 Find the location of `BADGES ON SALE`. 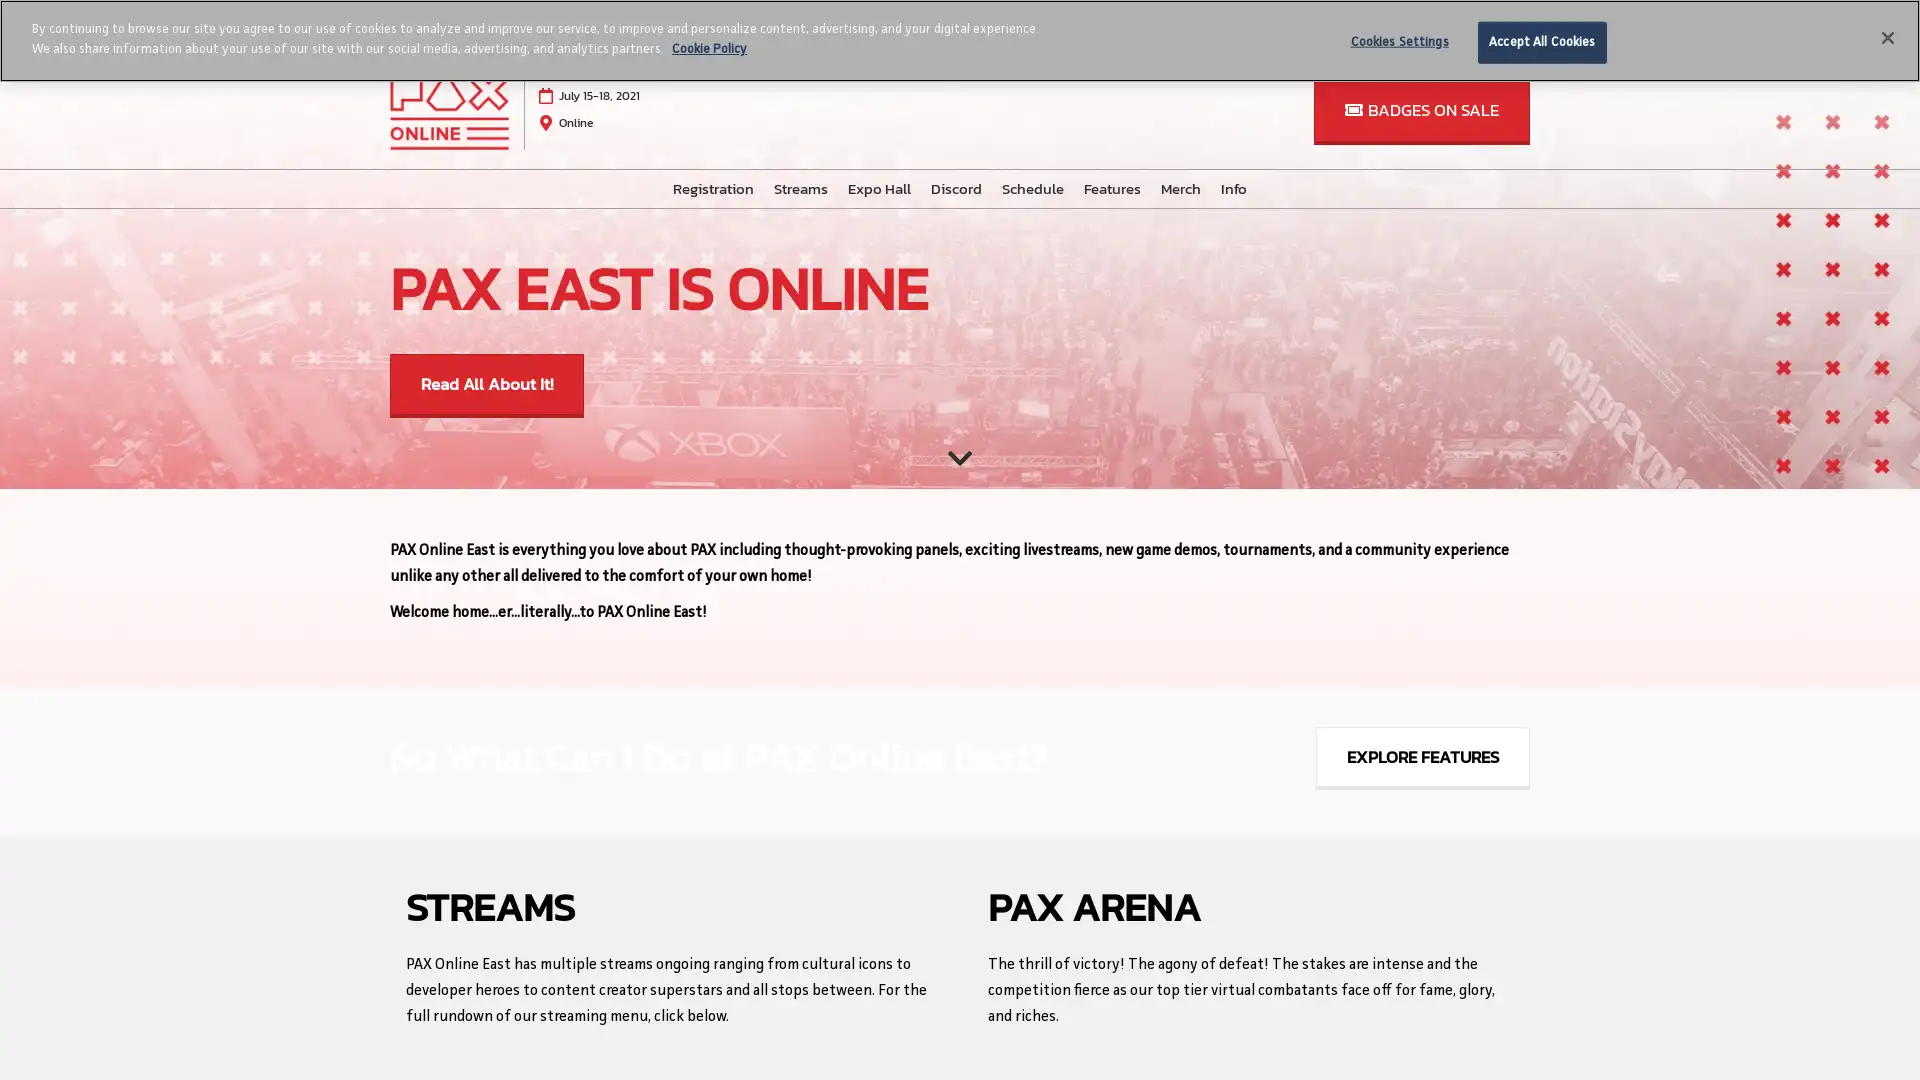

BADGES ON SALE is located at coordinates (1420, 110).